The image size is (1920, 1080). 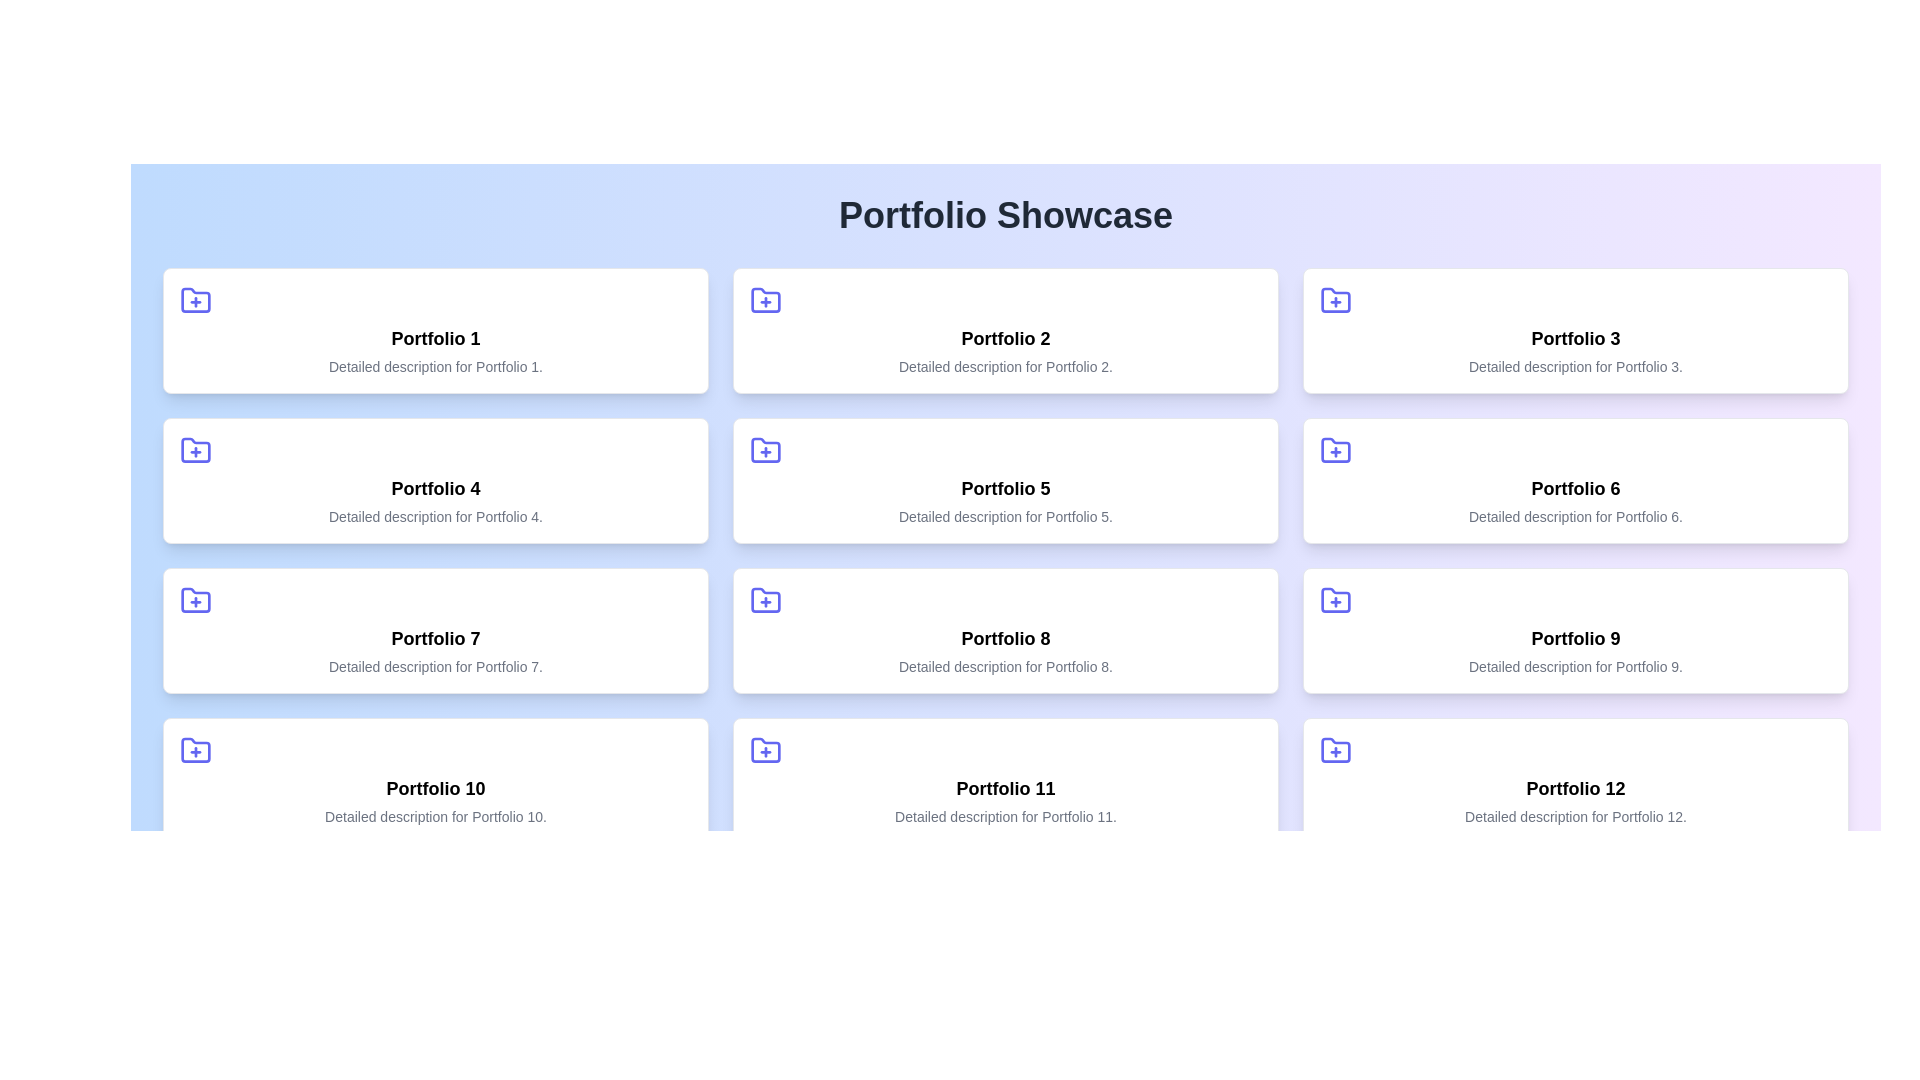 I want to click on the Text title/heading element located in the third row, right-most column of the grid layout, which serves as a title for the card, so click(x=1574, y=639).